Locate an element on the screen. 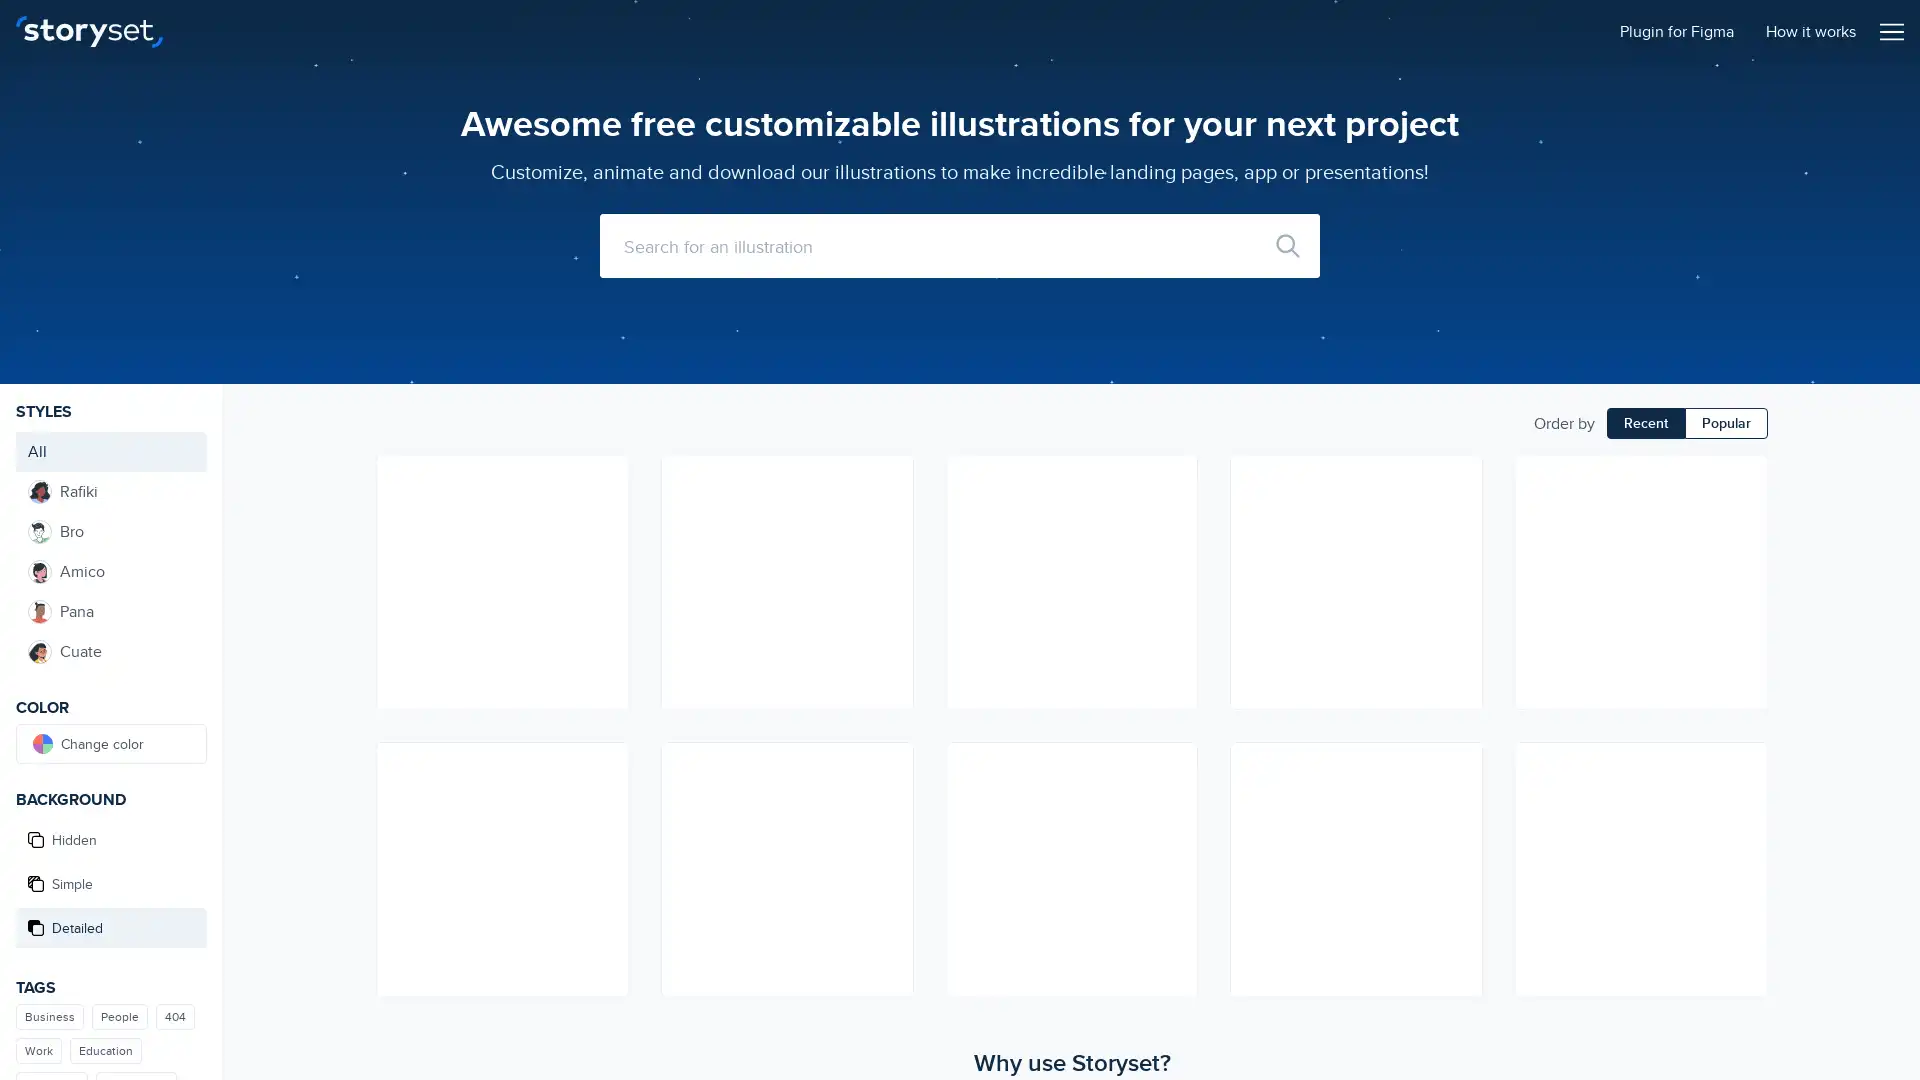 The height and width of the screenshot is (1080, 1920). download icon Download is located at coordinates (1458, 801).